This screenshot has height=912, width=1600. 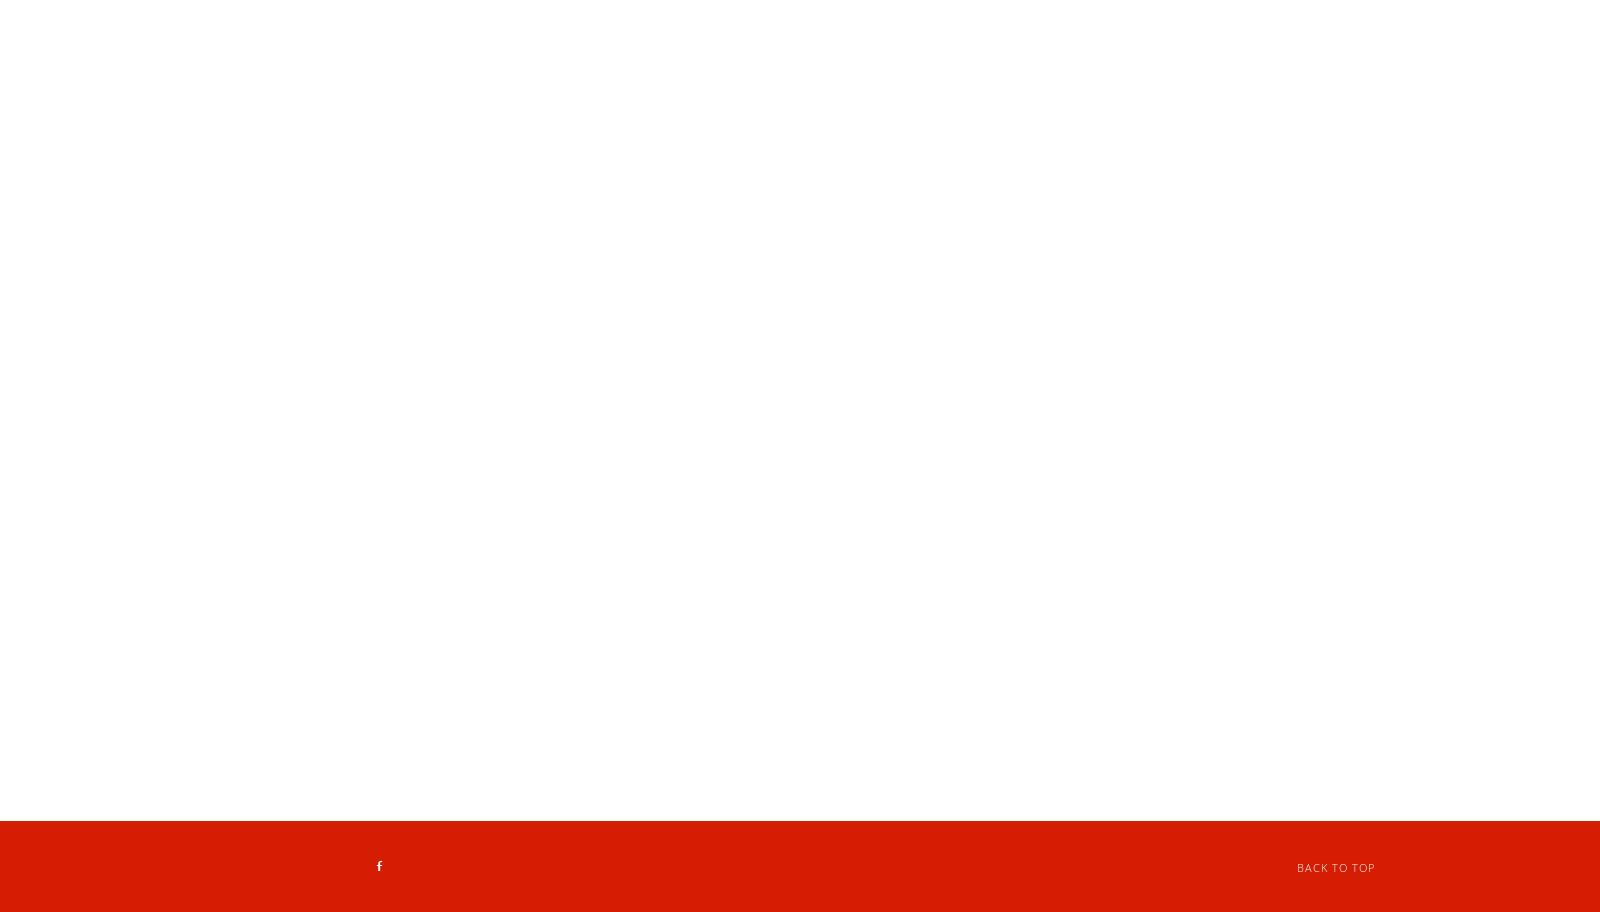 I want to click on '-15 pieces for $19.75', so click(x=547, y=247).